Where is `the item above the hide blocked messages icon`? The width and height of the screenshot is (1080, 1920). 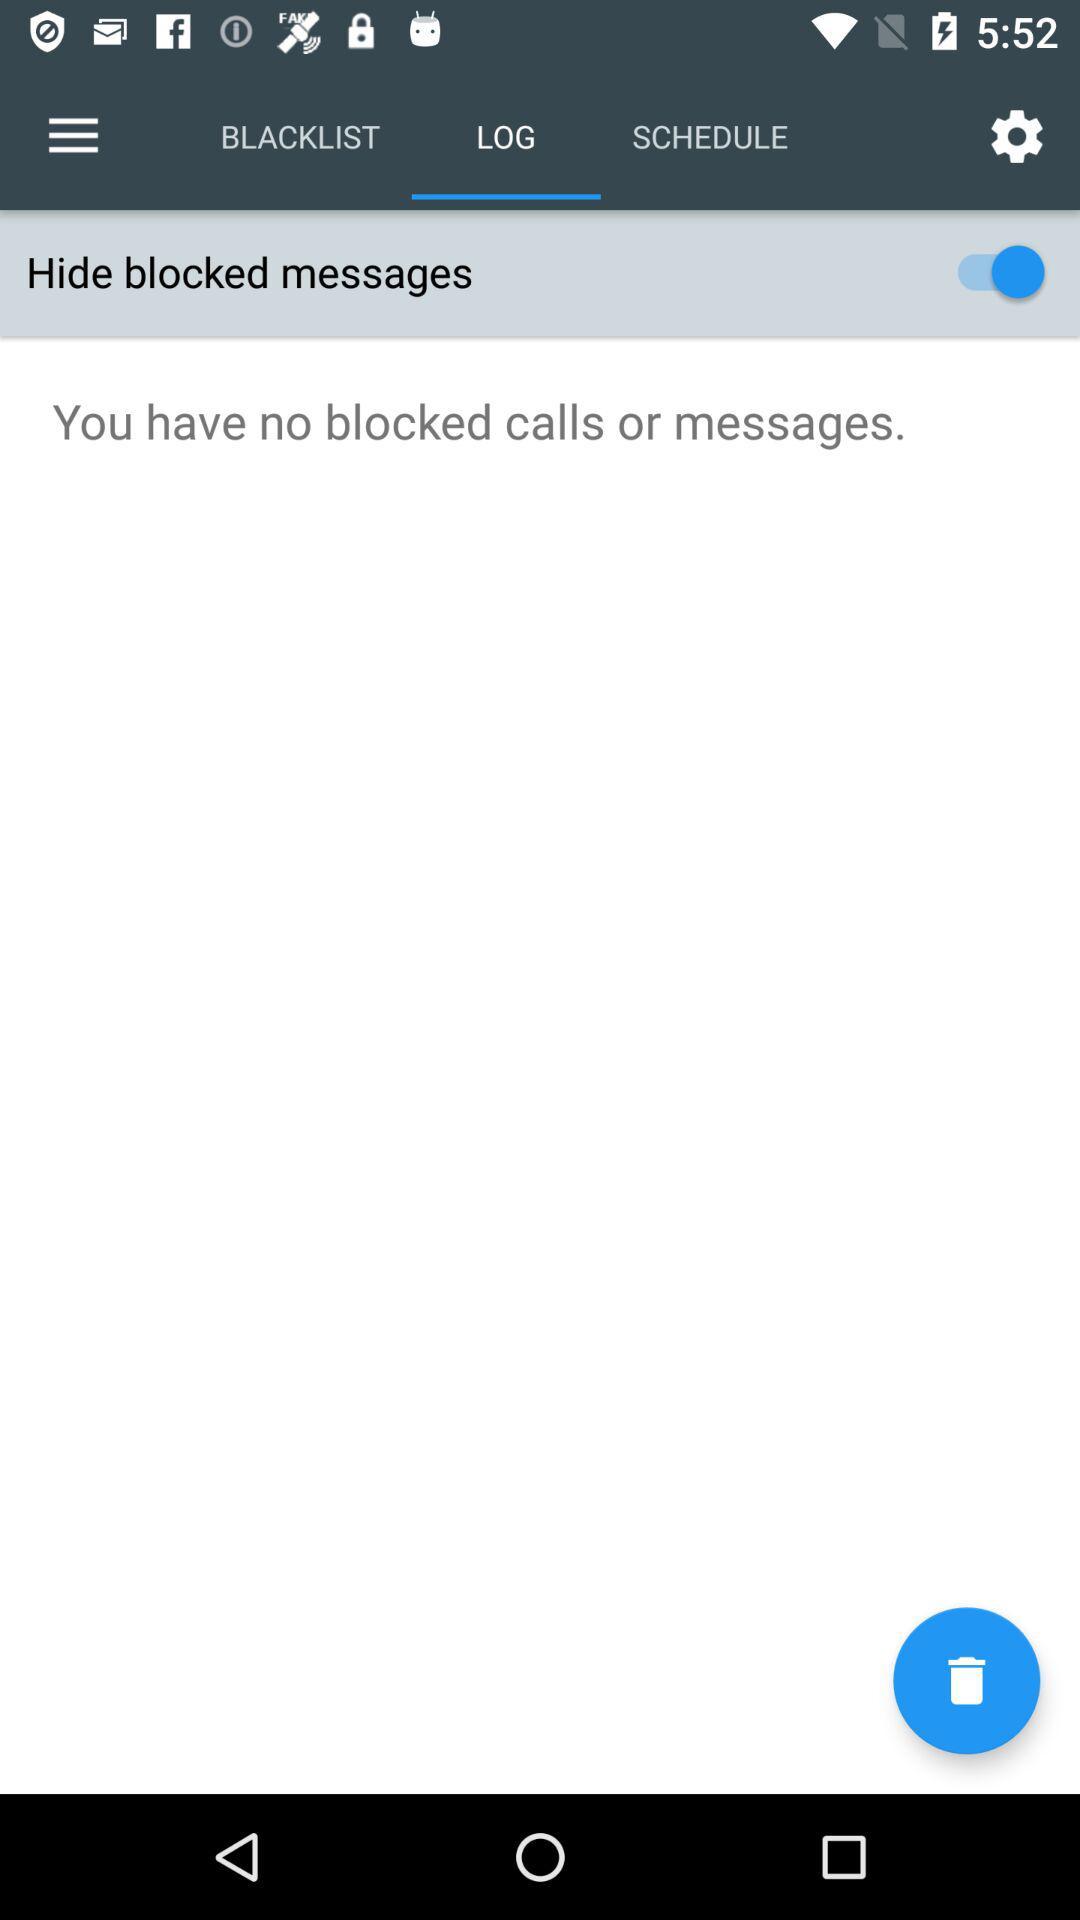
the item above the hide blocked messages icon is located at coordinates (72, 135).